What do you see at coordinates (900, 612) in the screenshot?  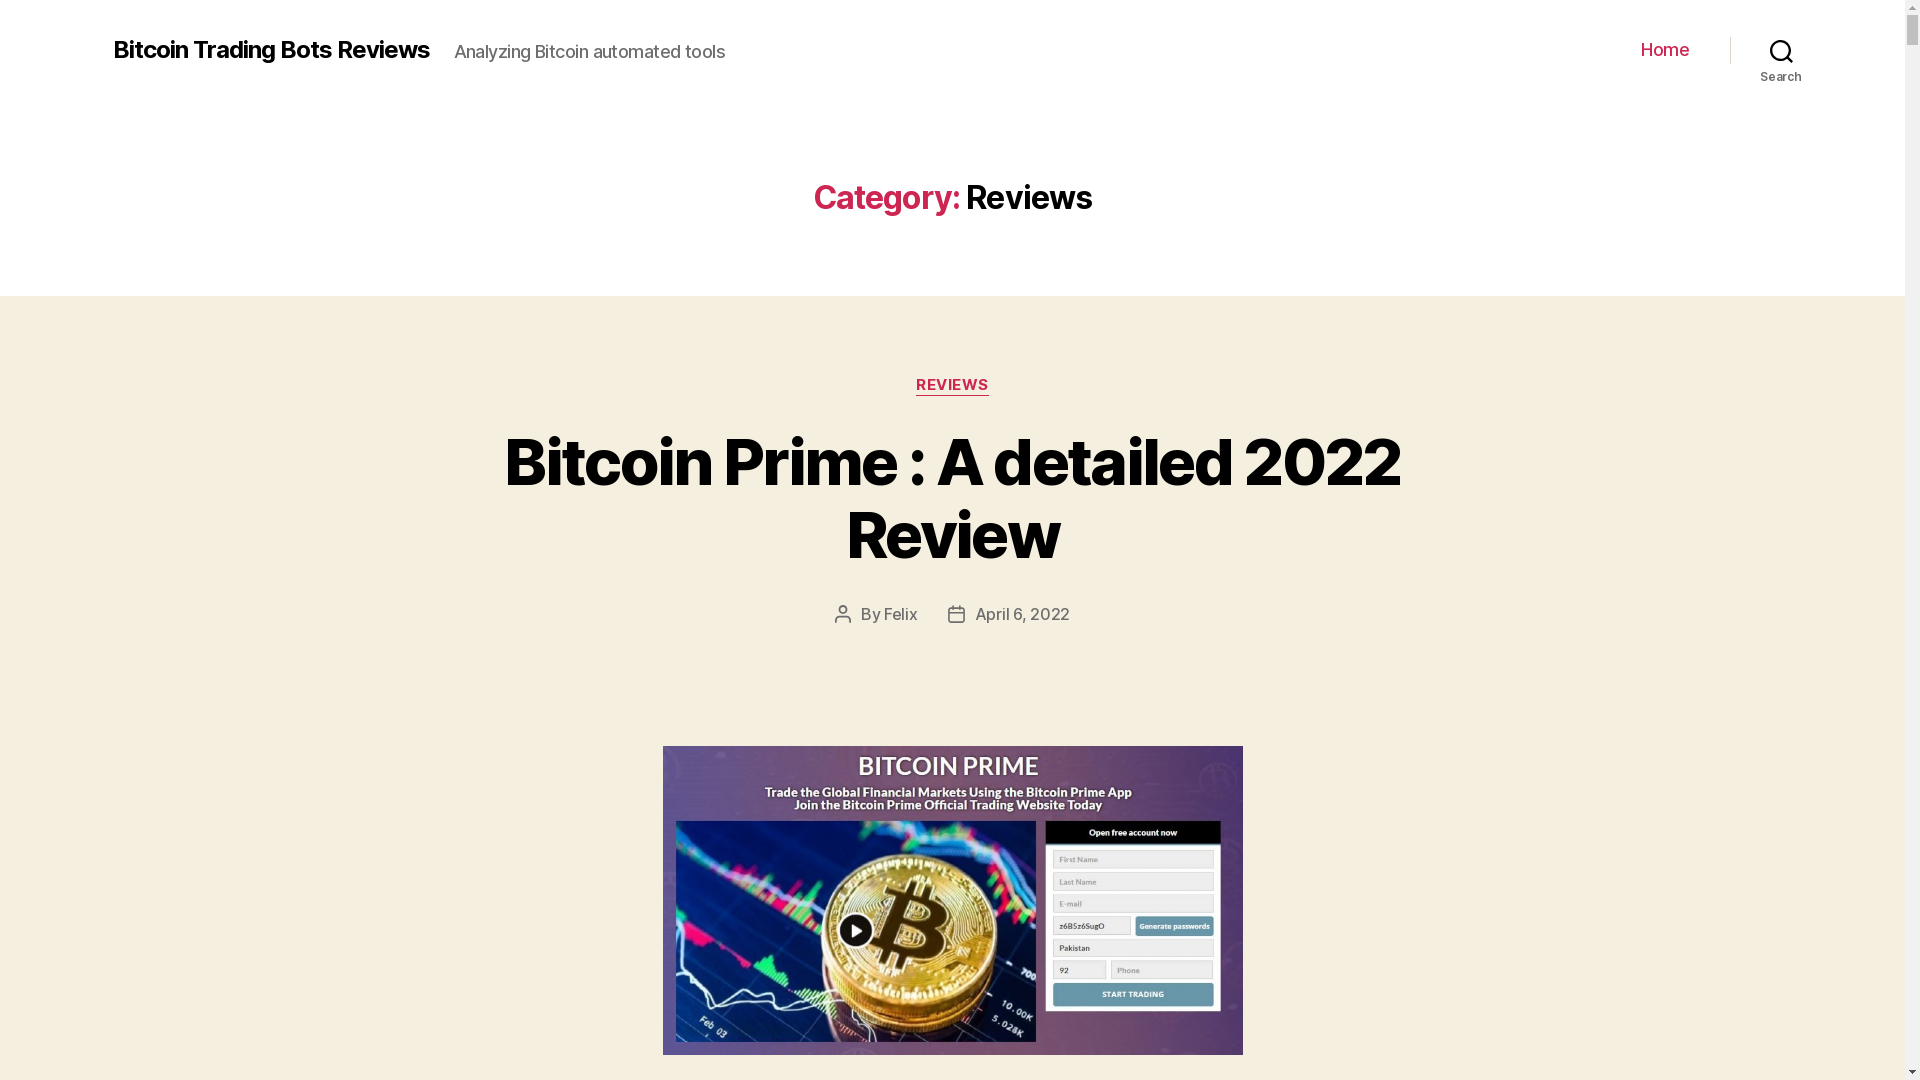 I see `'Felix'` at bounding box center [900, 612].